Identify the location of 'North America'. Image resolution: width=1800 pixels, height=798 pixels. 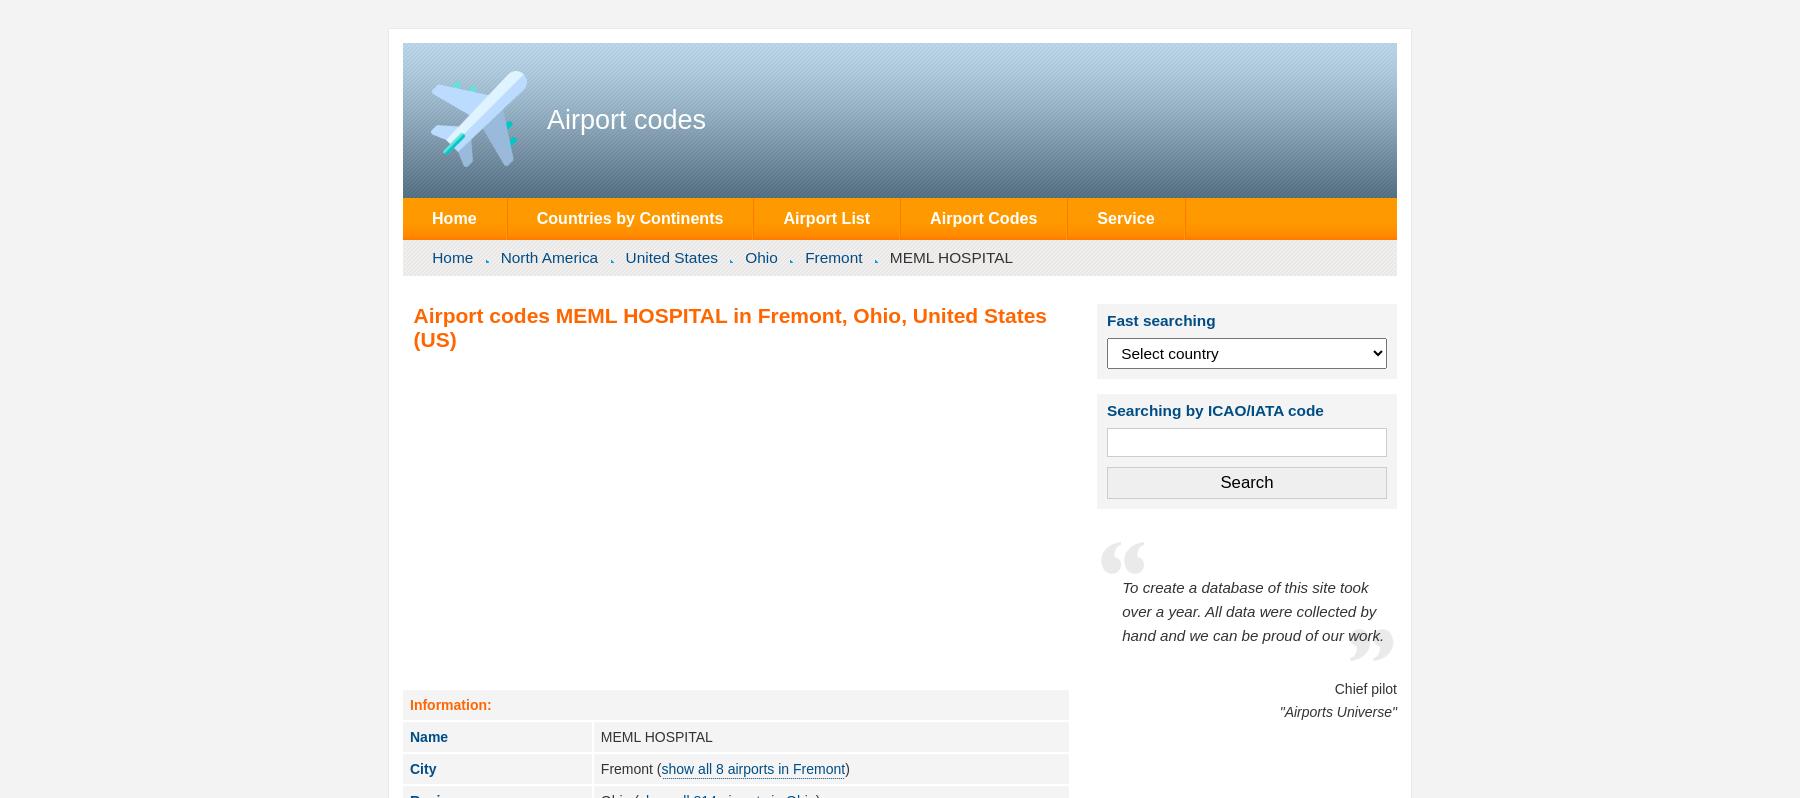
(548, 256).